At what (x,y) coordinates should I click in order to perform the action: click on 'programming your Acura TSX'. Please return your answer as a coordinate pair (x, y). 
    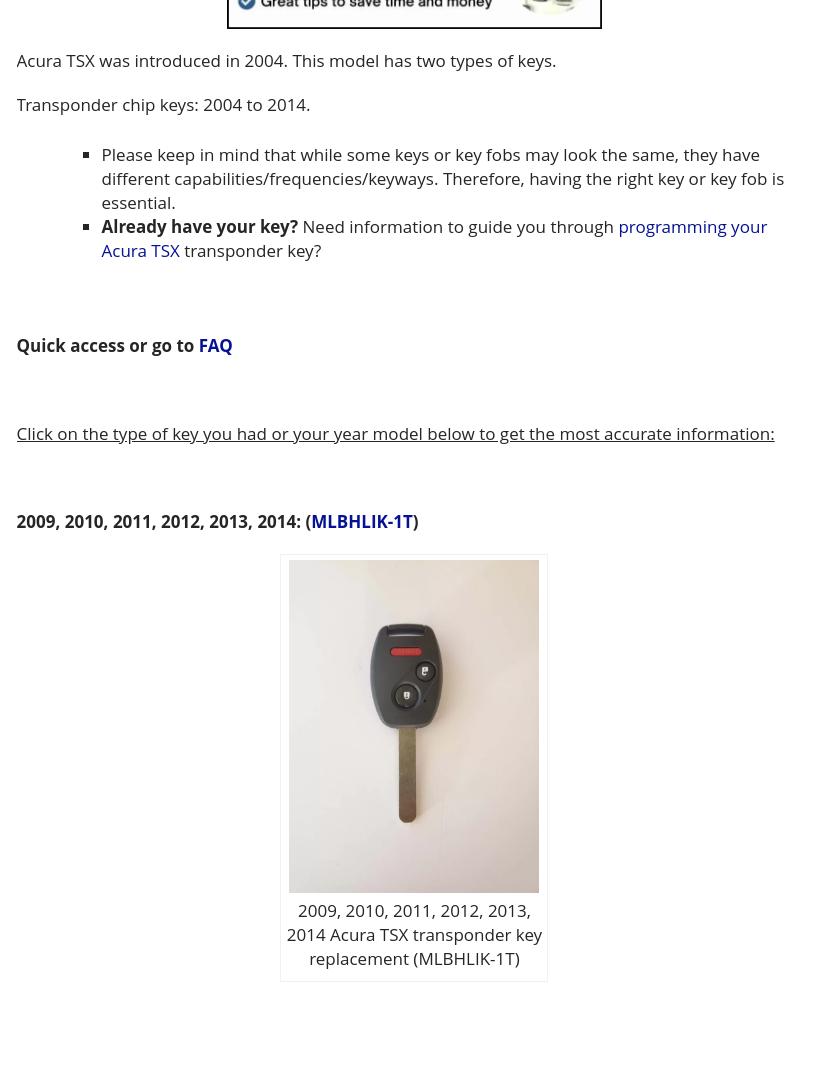
    Looking at the image, I should click on (432, 237).